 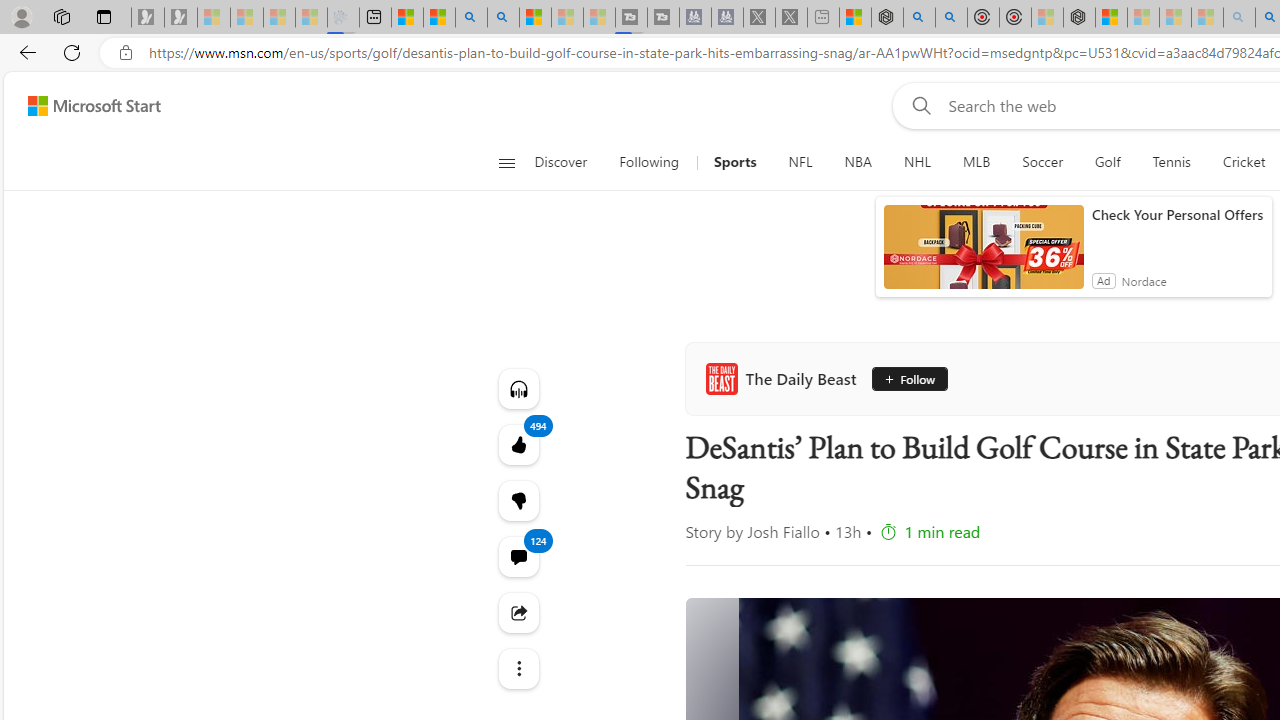 What do you see at coordinates (1243, 162) in the screenshot?
I see `'Cricket'` at bounding box center [1243, 162].